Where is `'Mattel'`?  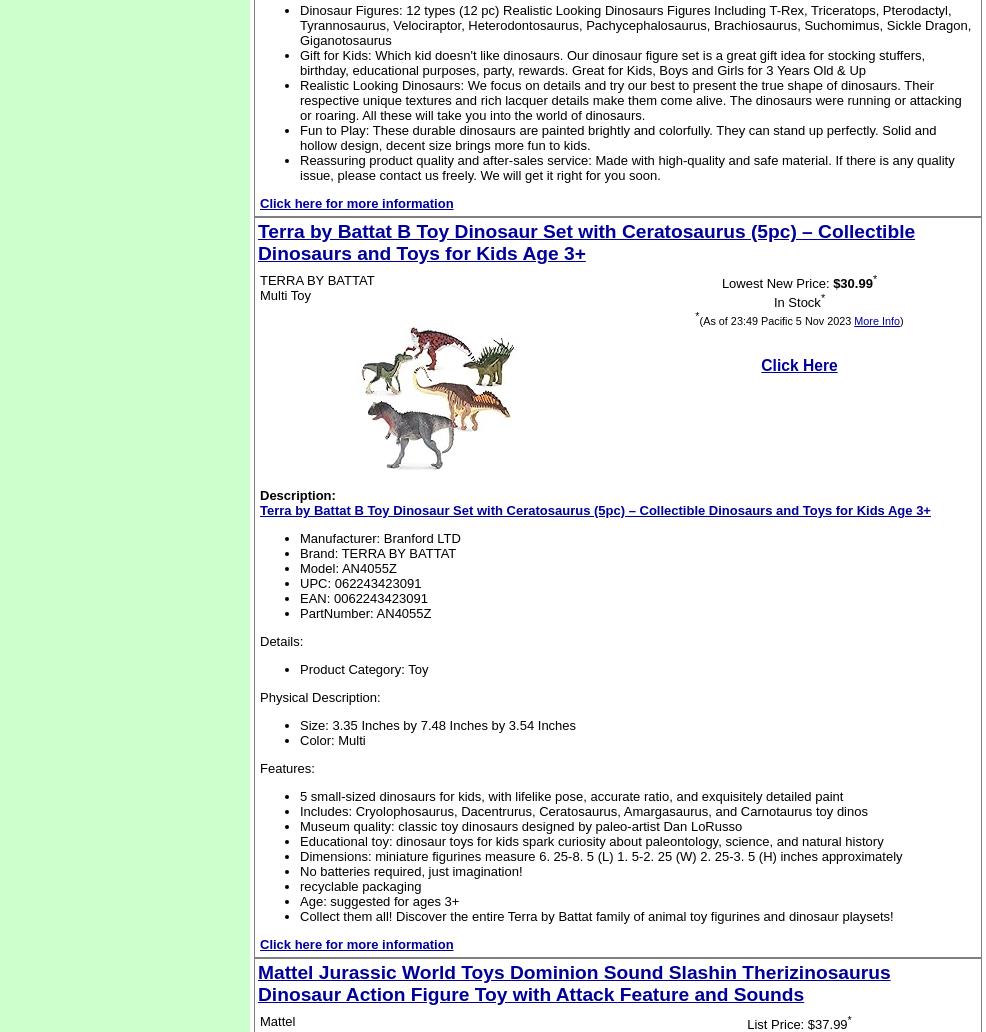 'Mattel' is located at coordinates (277, 1020).